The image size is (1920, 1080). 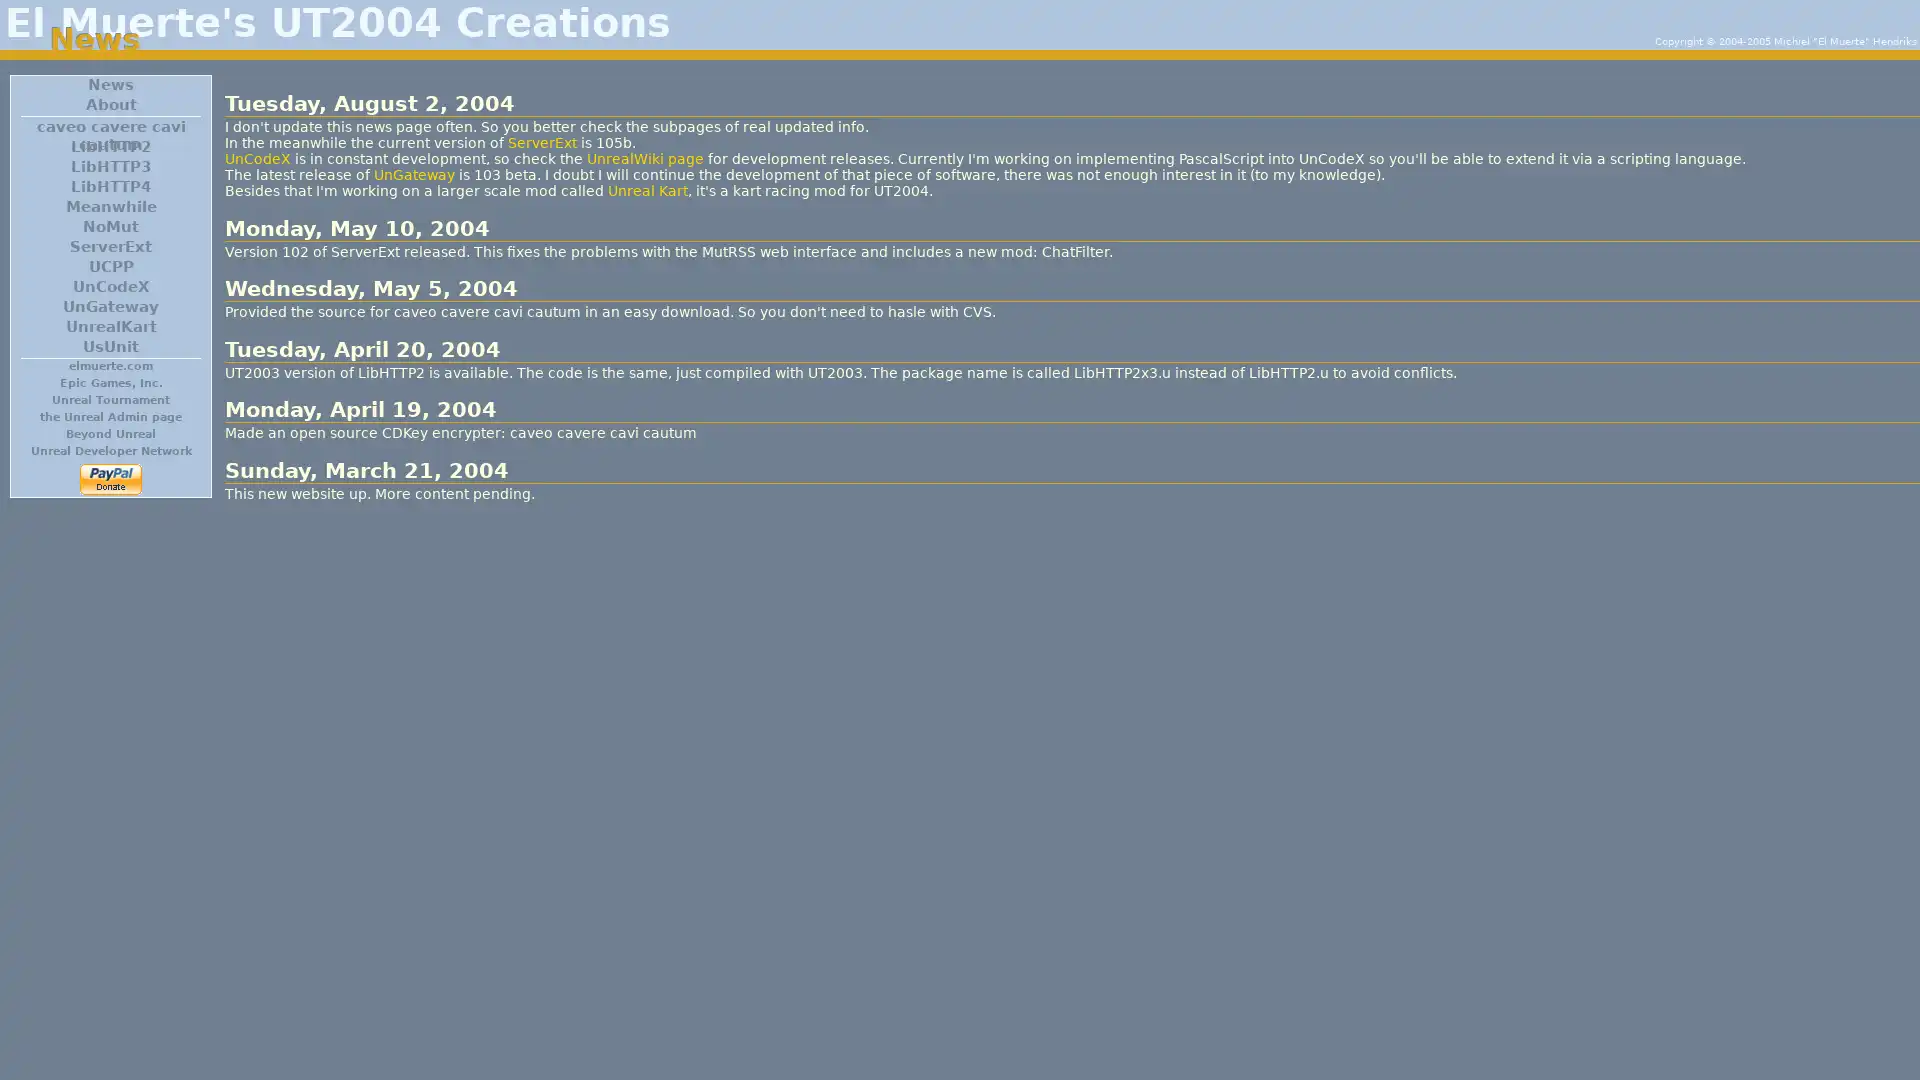 What do you see at coordinates (109, 479) in the screenshot?
I see `Make payments with PayPal - it's fast, free and secure!` at bounding box center [109, 479].